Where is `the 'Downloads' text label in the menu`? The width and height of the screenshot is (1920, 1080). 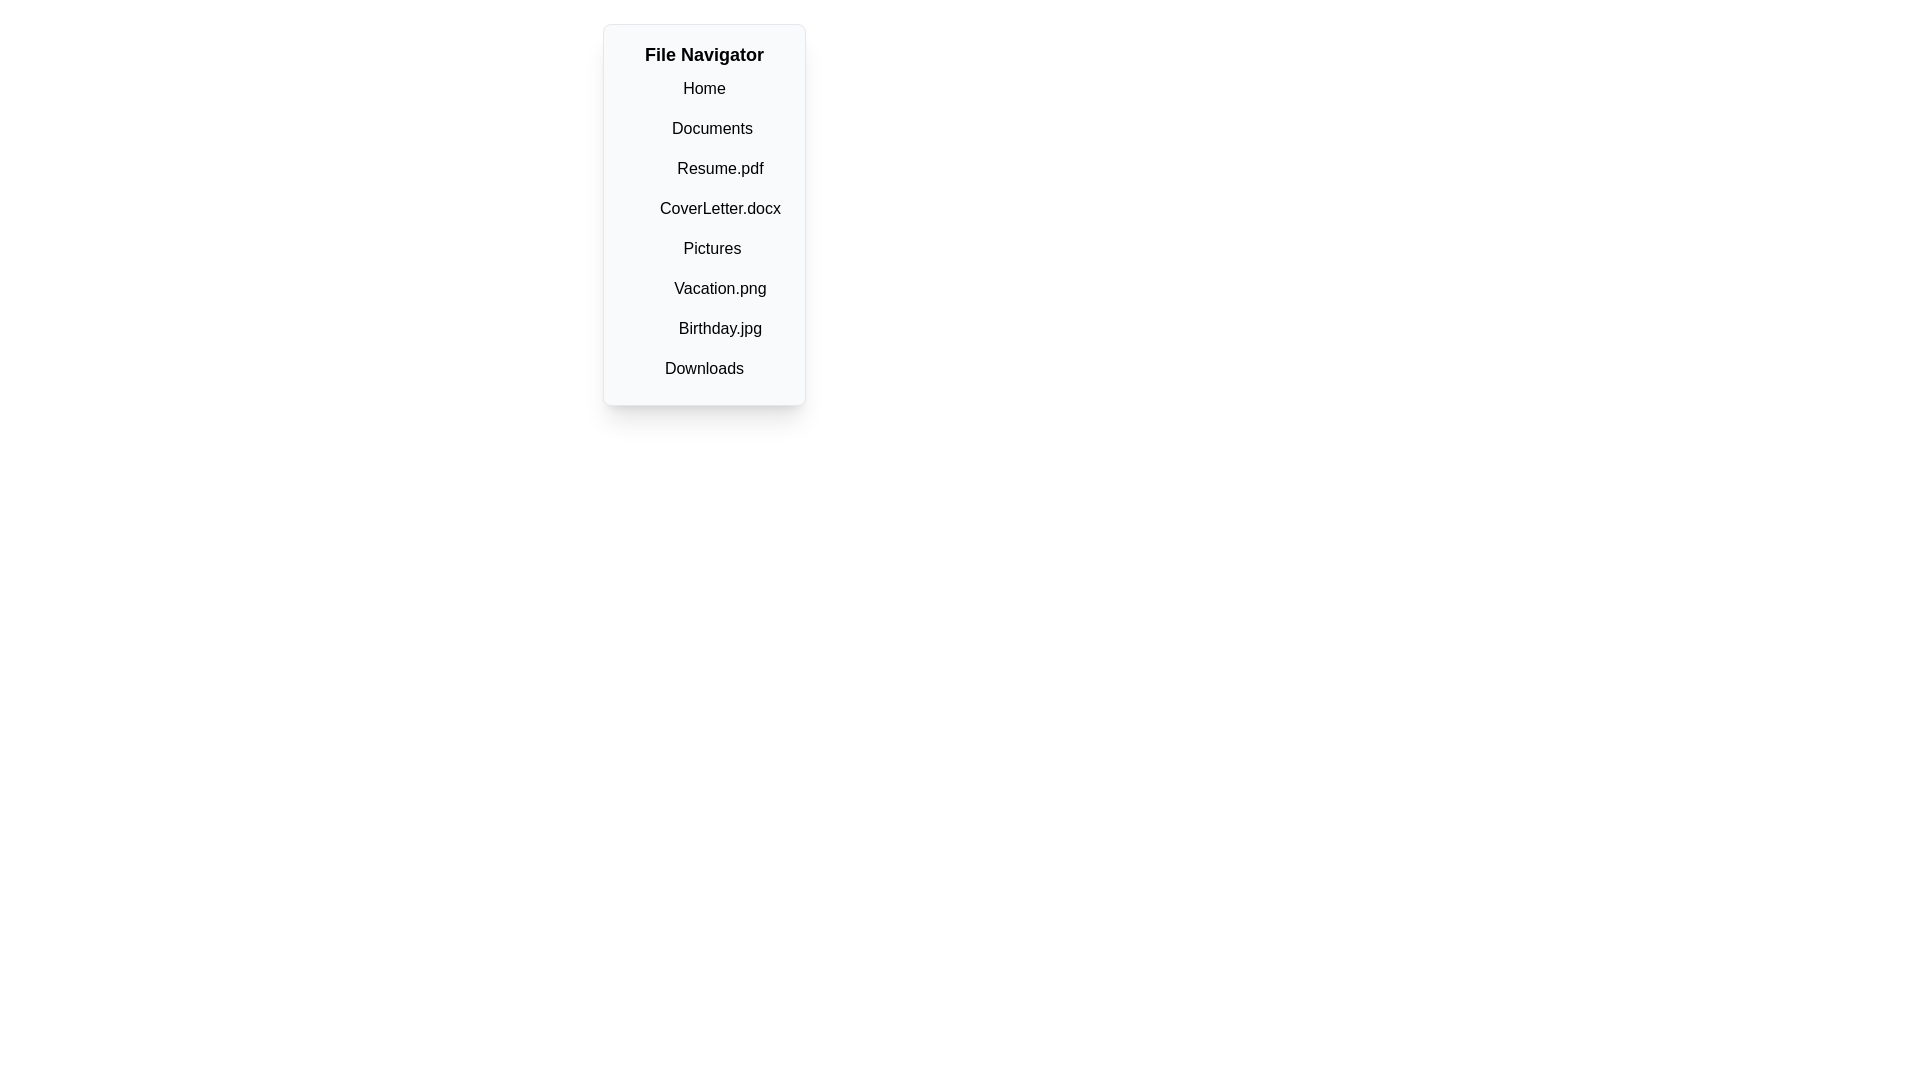
the 'Downloads' text label in the menu is located at coordinates (704, 369).